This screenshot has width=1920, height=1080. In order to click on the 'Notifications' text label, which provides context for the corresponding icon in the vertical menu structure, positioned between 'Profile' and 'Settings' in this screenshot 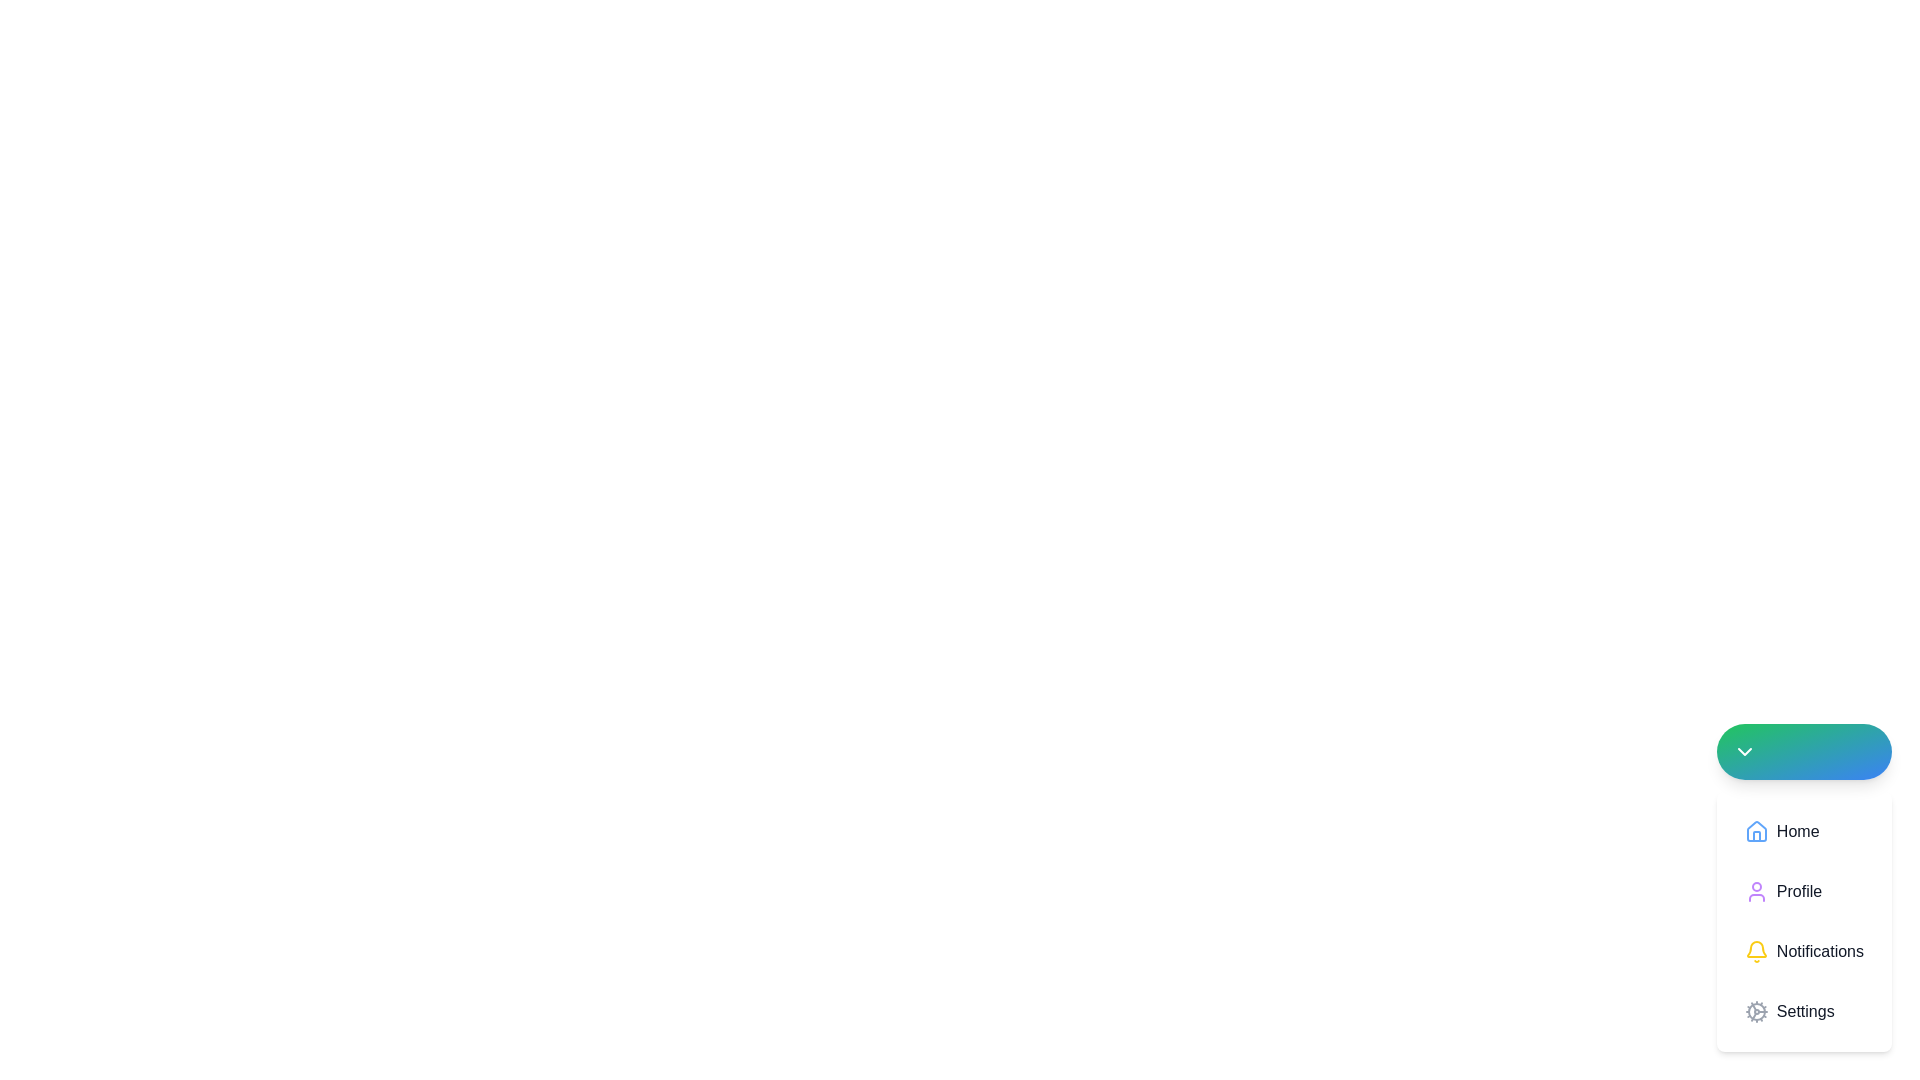, I will do `click(1820, 951)`.